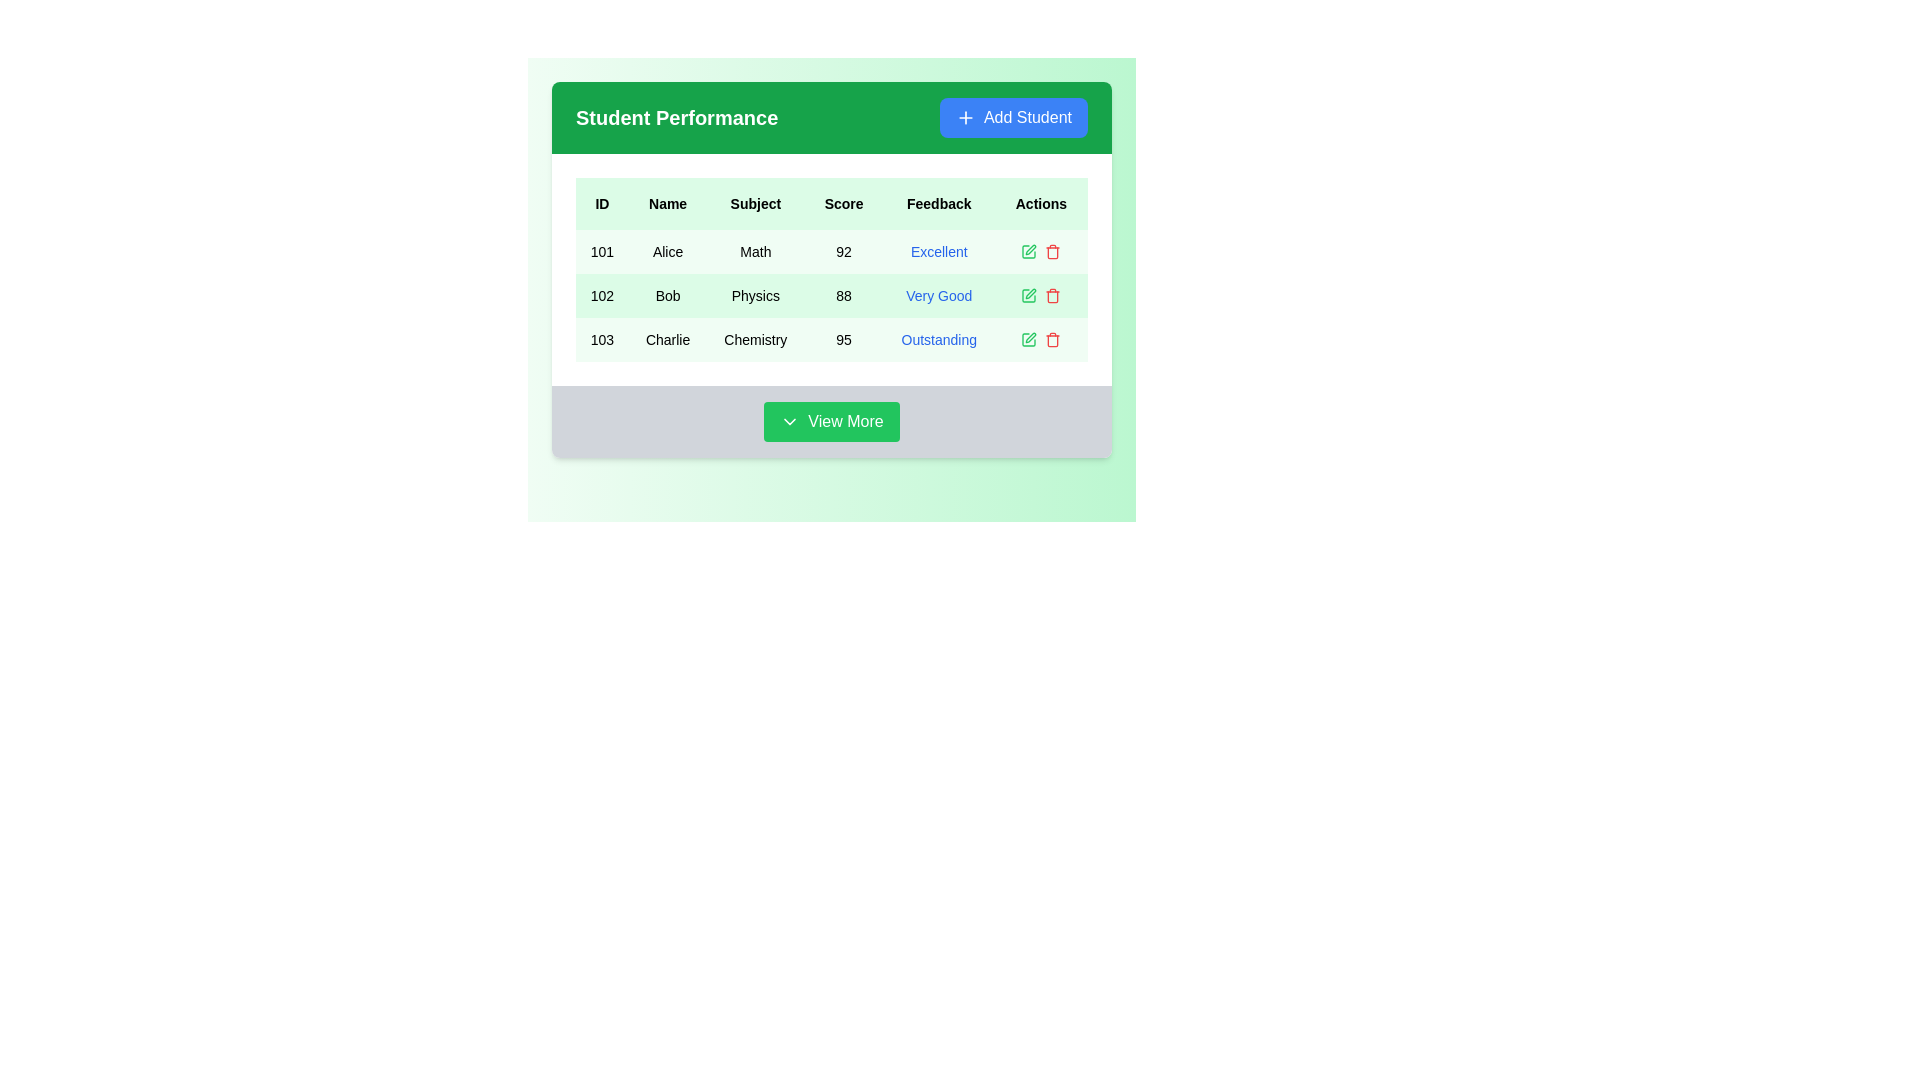 The image size is (1920, 1080). I want to click on the pencil-like icon in the 'Actions' column of the last row corresponding to 'Charlie' and 'Outstanding' feedback, so click(1031, 337).